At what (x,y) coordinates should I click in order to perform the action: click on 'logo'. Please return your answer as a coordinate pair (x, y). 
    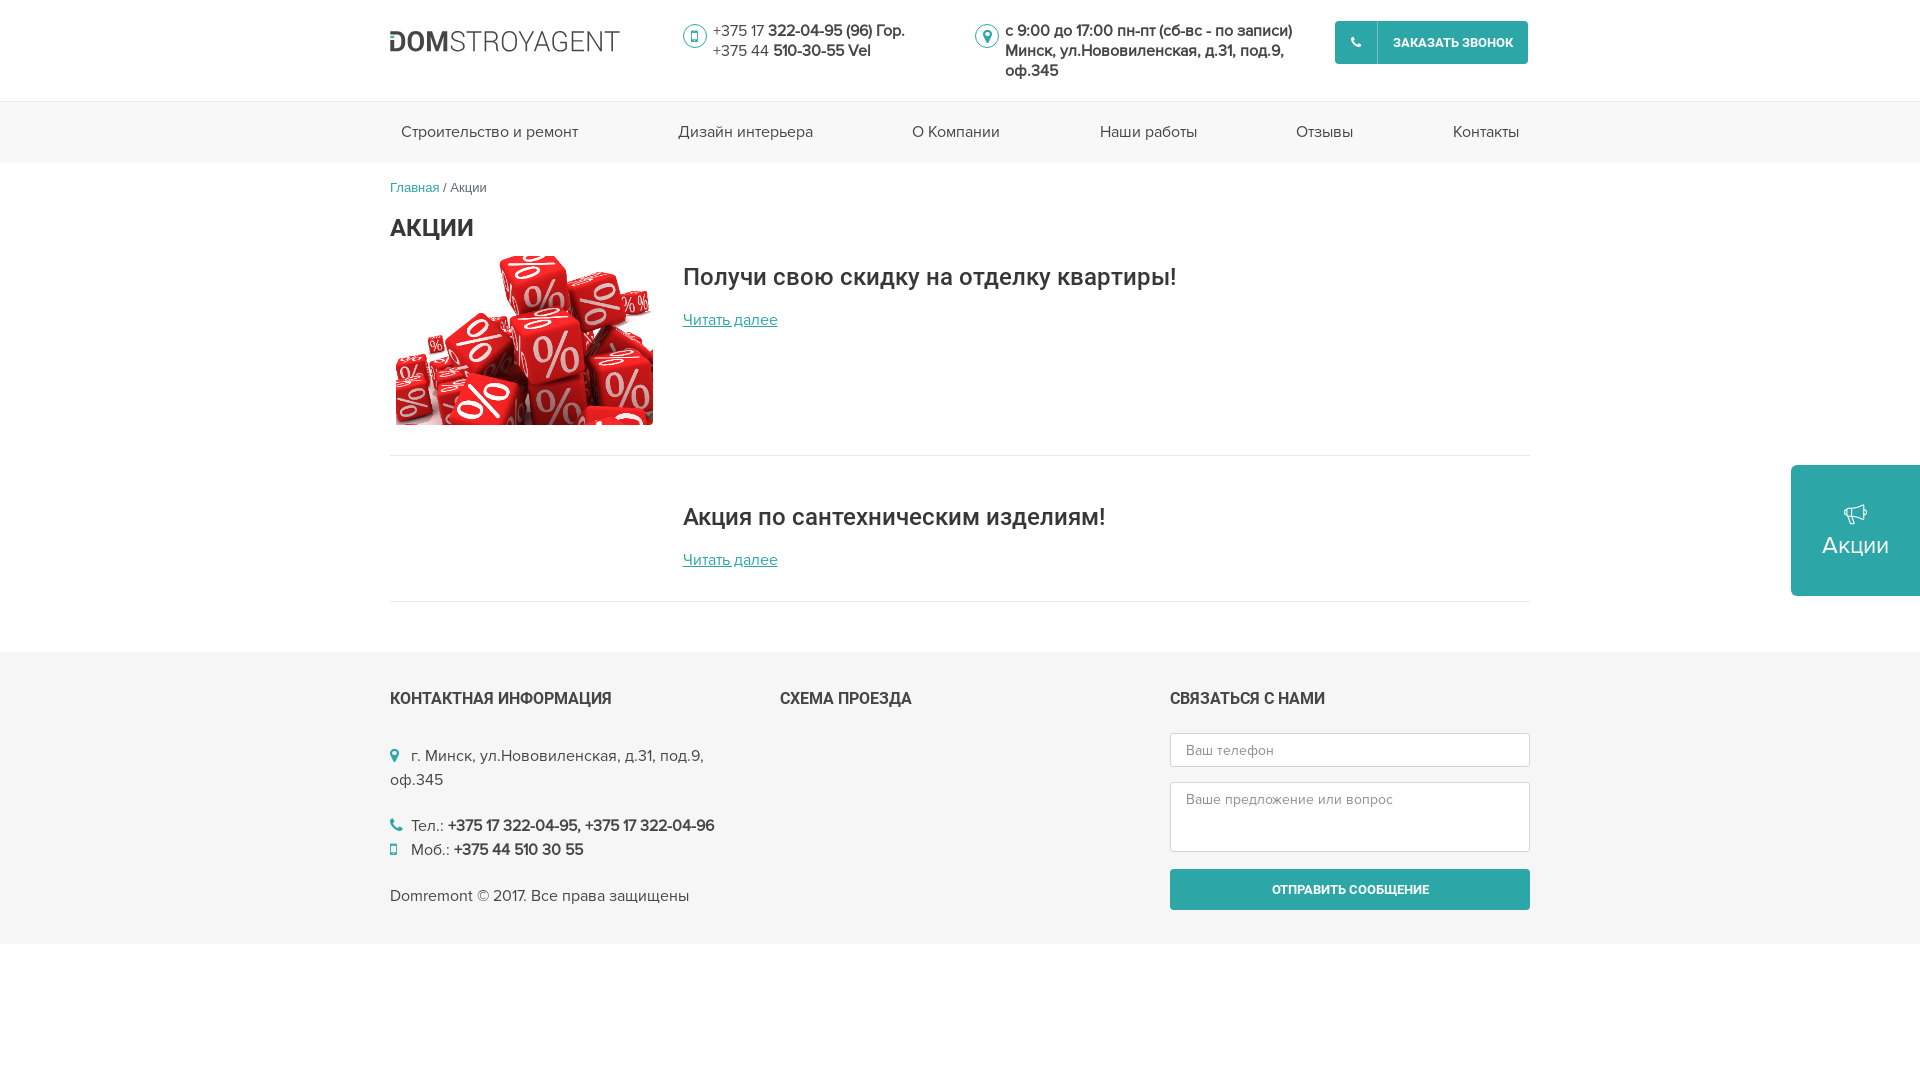
    Looking at the image, I should click on (504, 41).